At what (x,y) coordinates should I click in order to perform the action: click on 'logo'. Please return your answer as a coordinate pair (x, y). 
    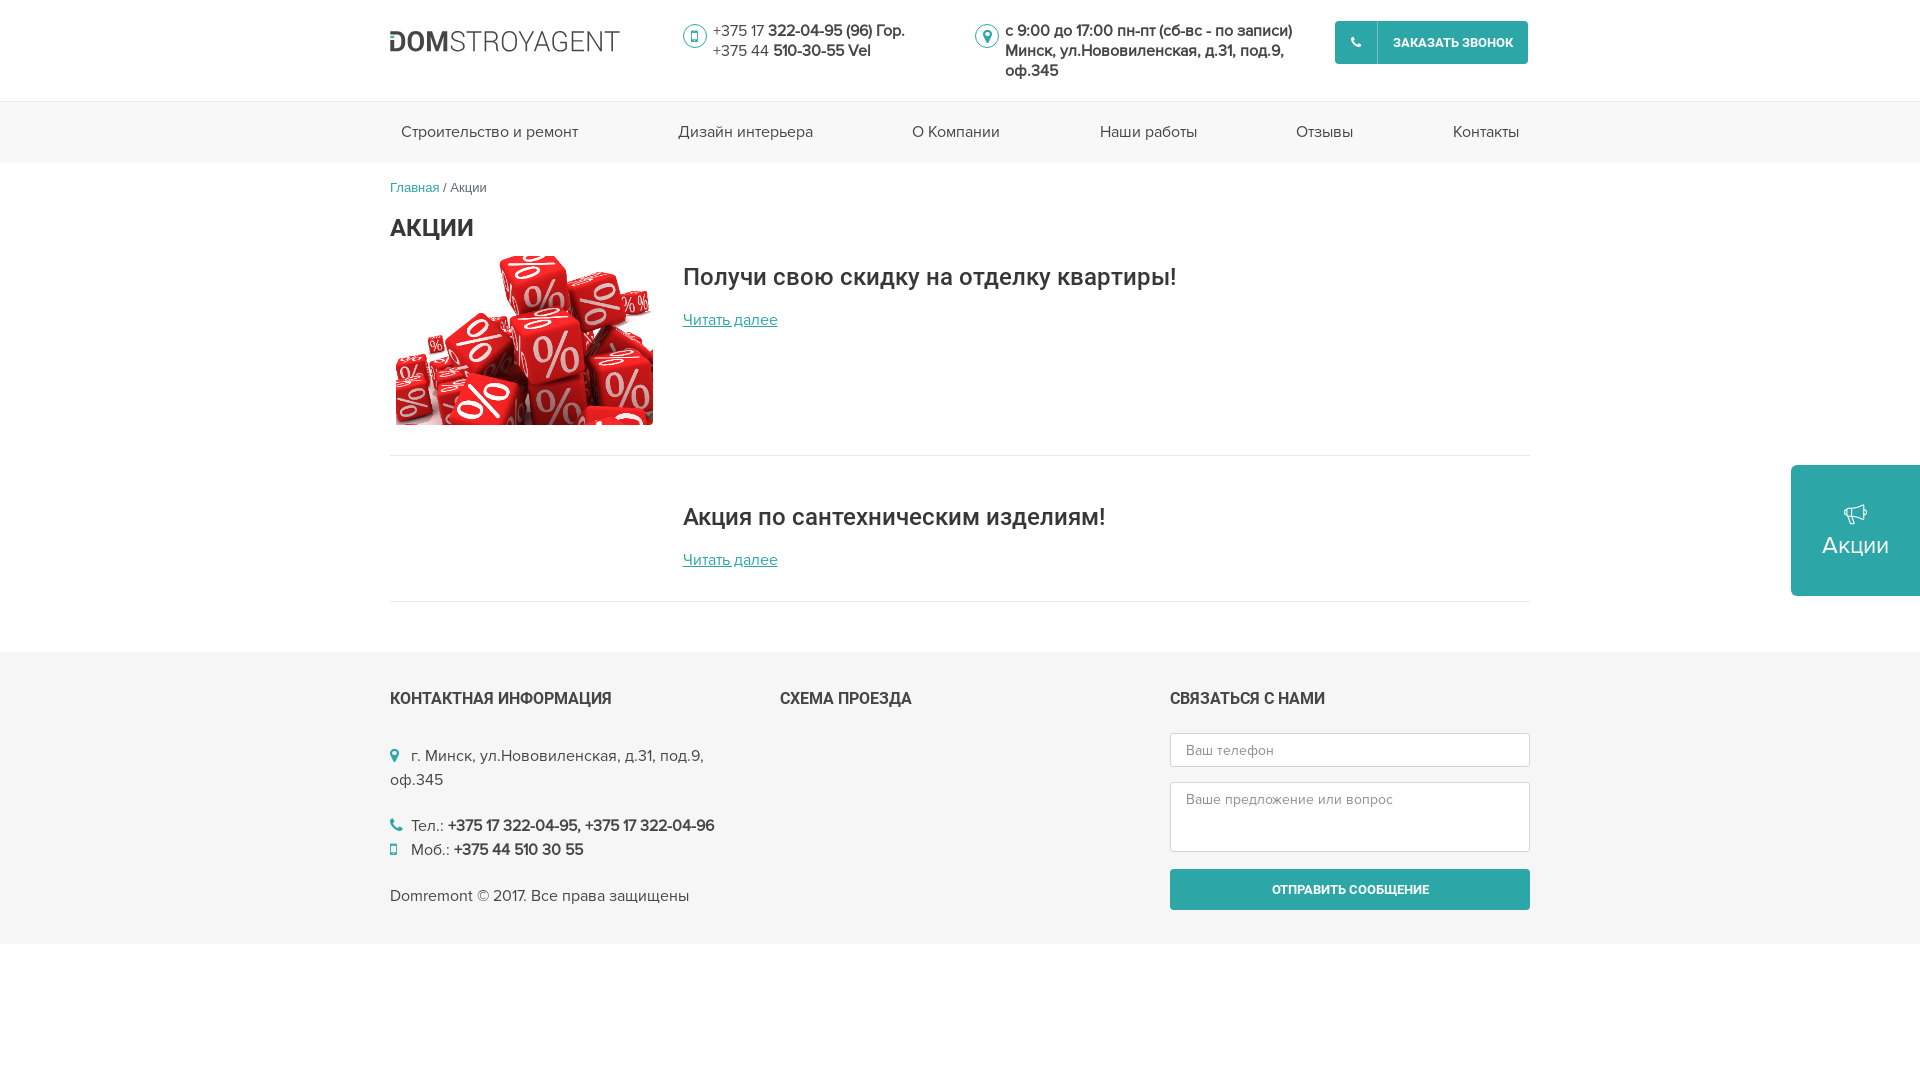
    Looking at the image, I should click on (504, 41).